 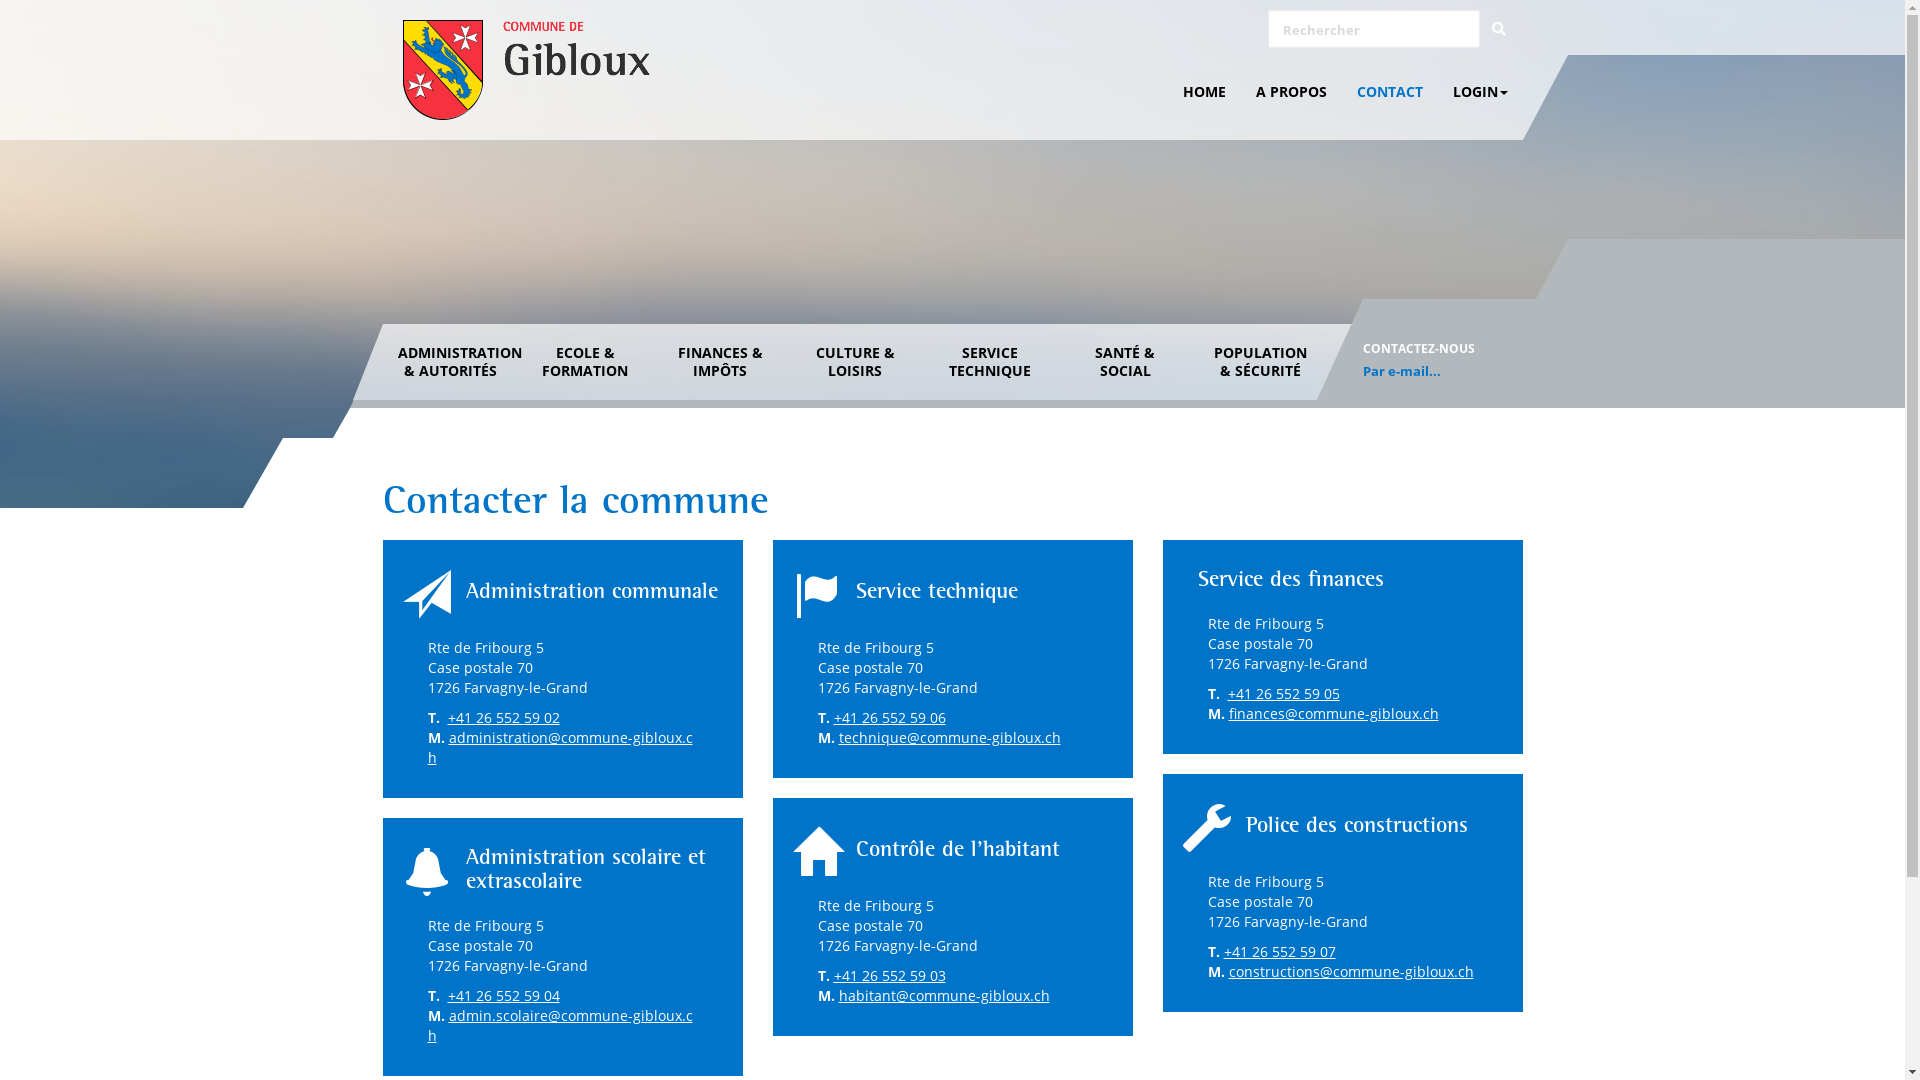 I want to click on 'constructions@commune-gibloux.ch', so click(x=1227, y=970).